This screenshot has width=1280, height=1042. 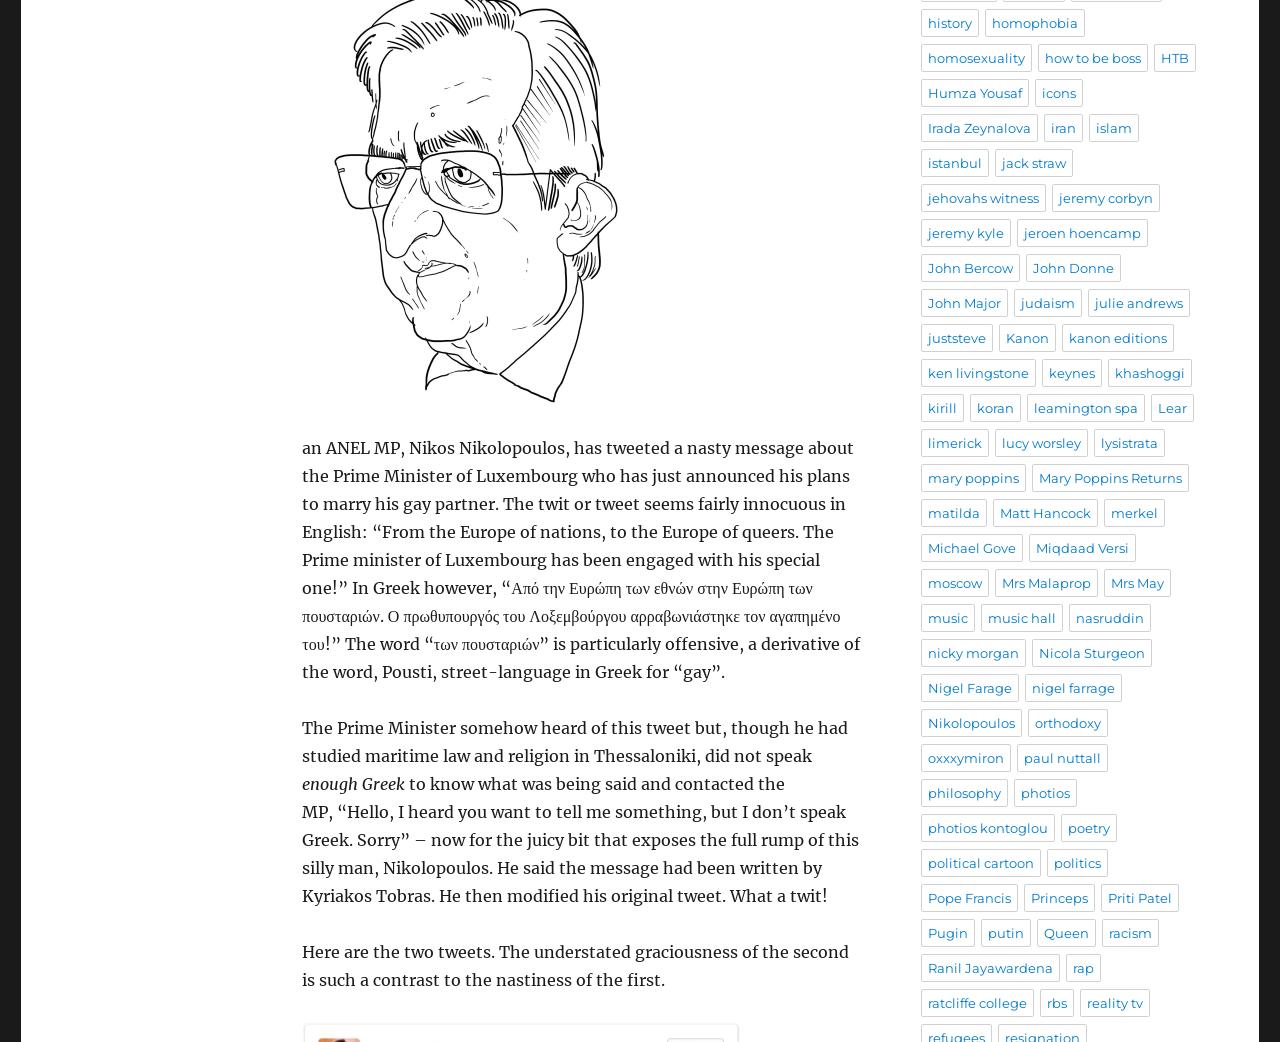 I want to click on 'kanon editions', so click(x=1116, y=338).